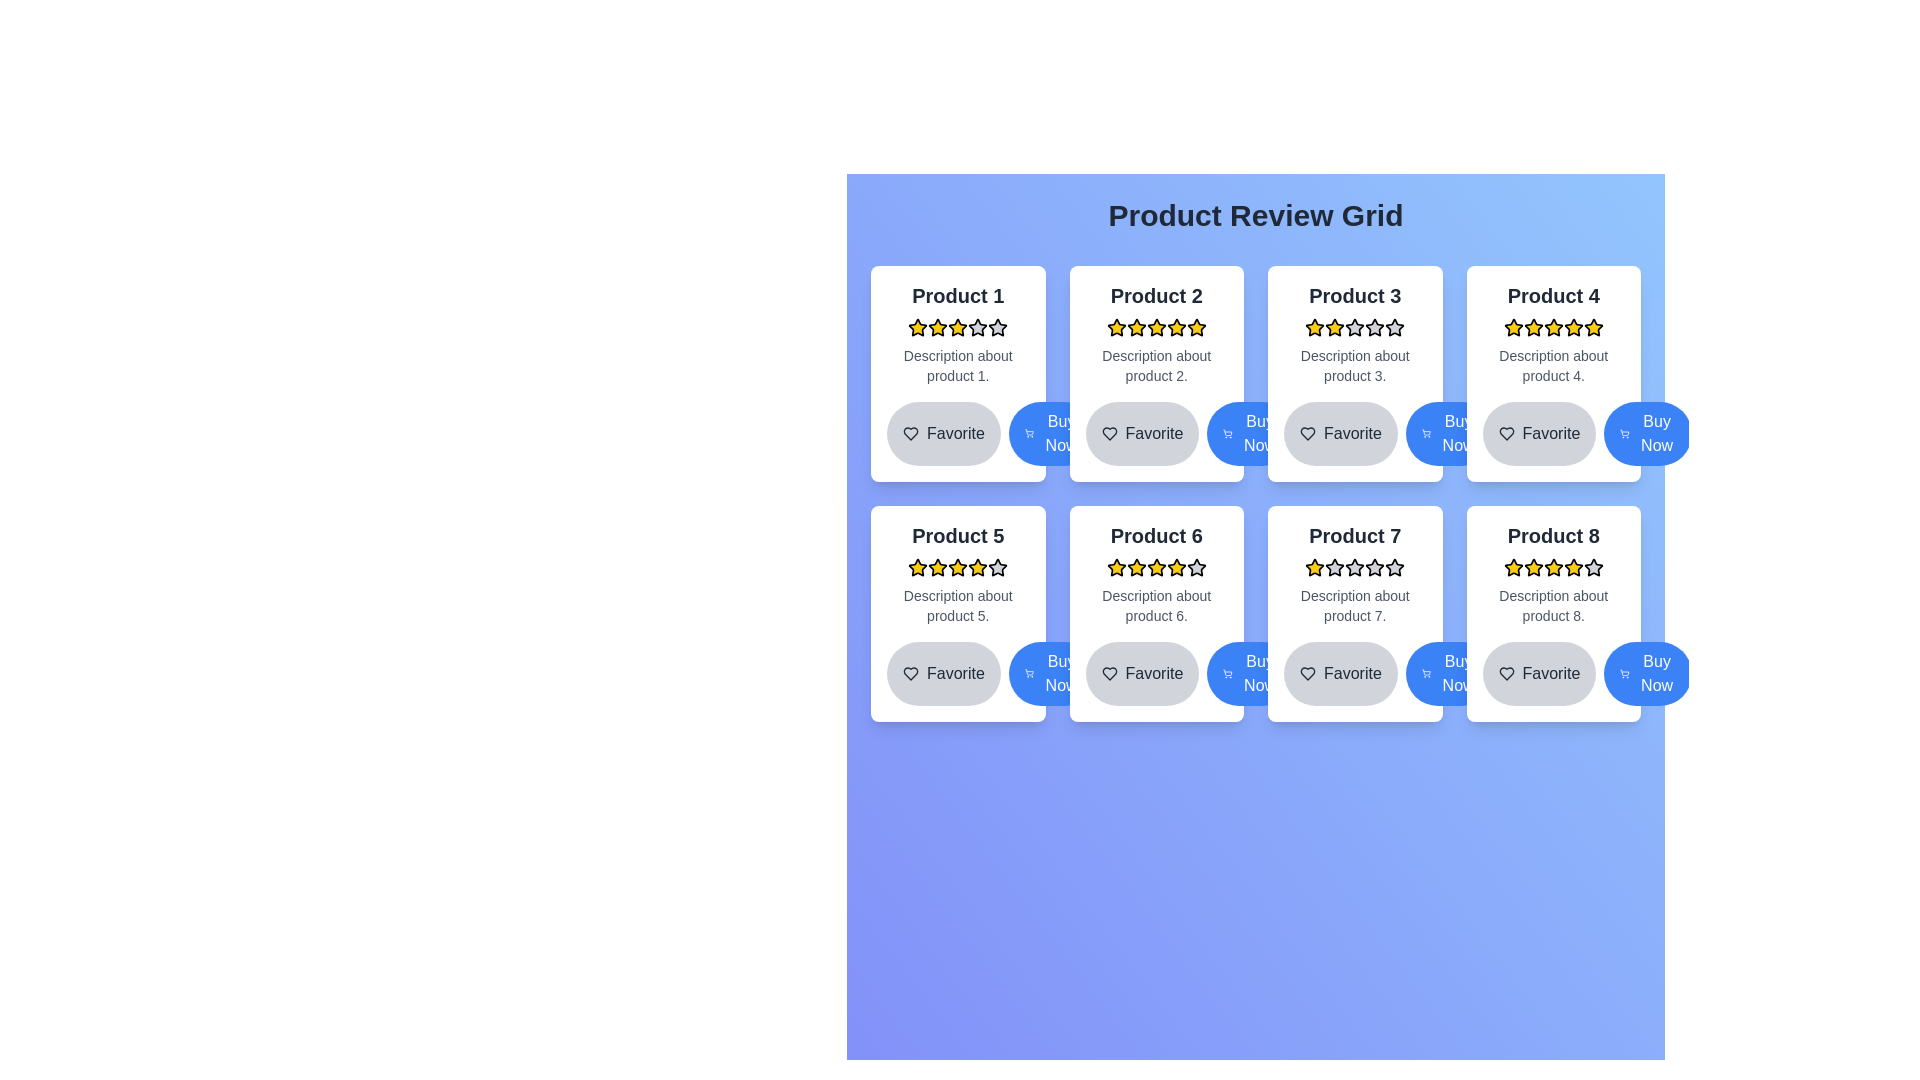 The width and height of the screenshot is (1920, 1080). Describe the element at coordinates (1552, 674) in the screenshot. I see `the favorite button located in the bottom-left corner of the product card for 'Product 8' to observe any hover effects` at that location.